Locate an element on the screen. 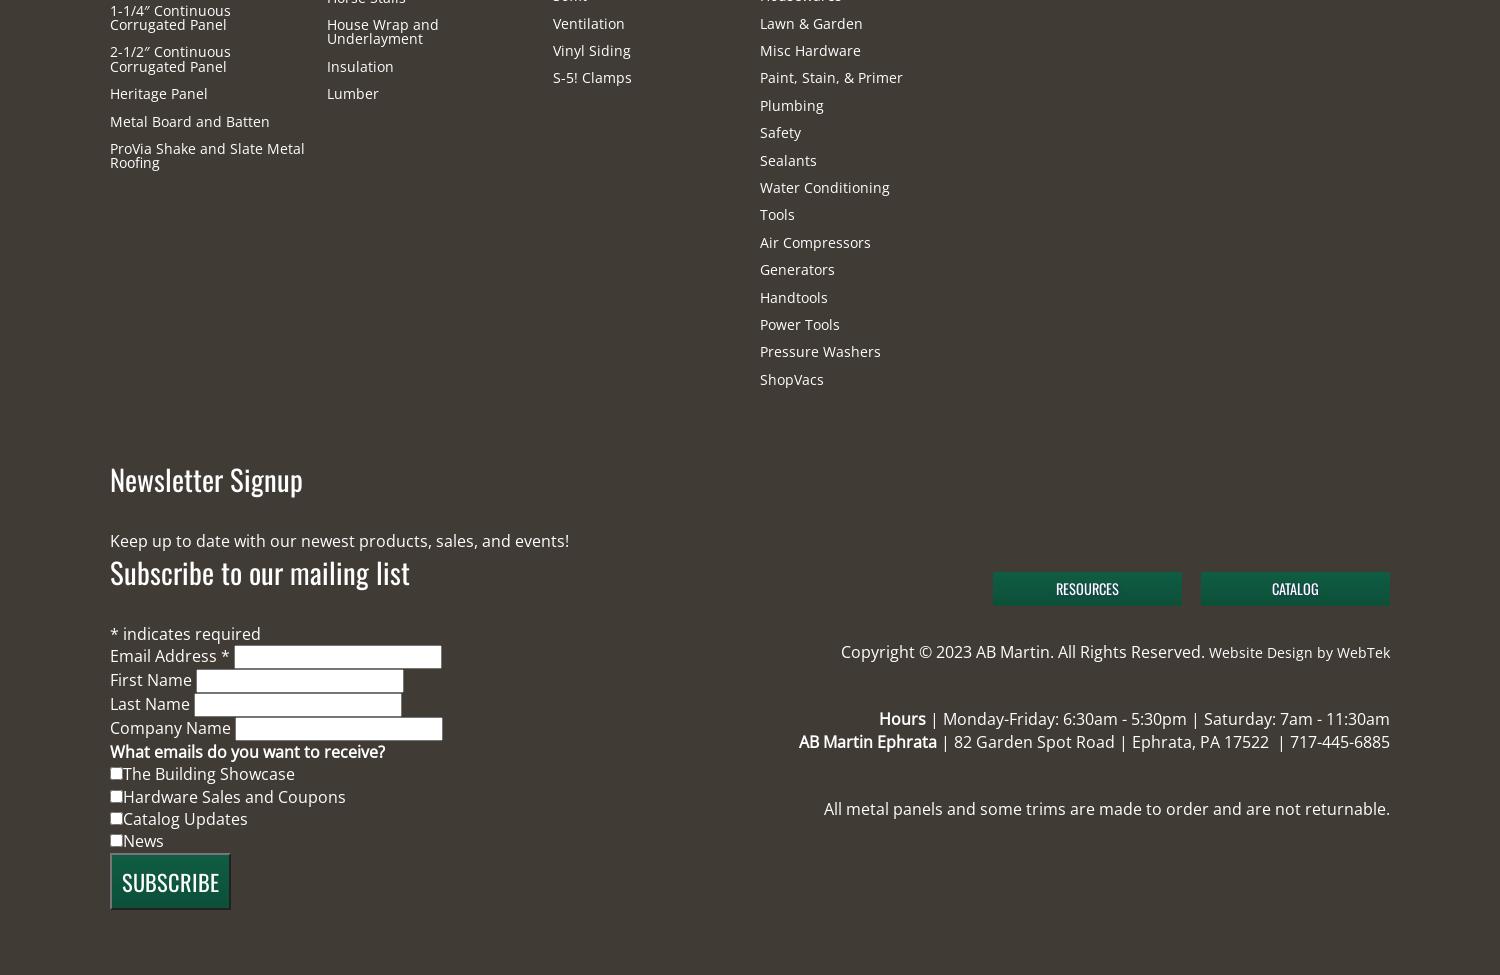 This screenshot has width=1500, height=975. 'Hours' is located at coordinates (901, 717).